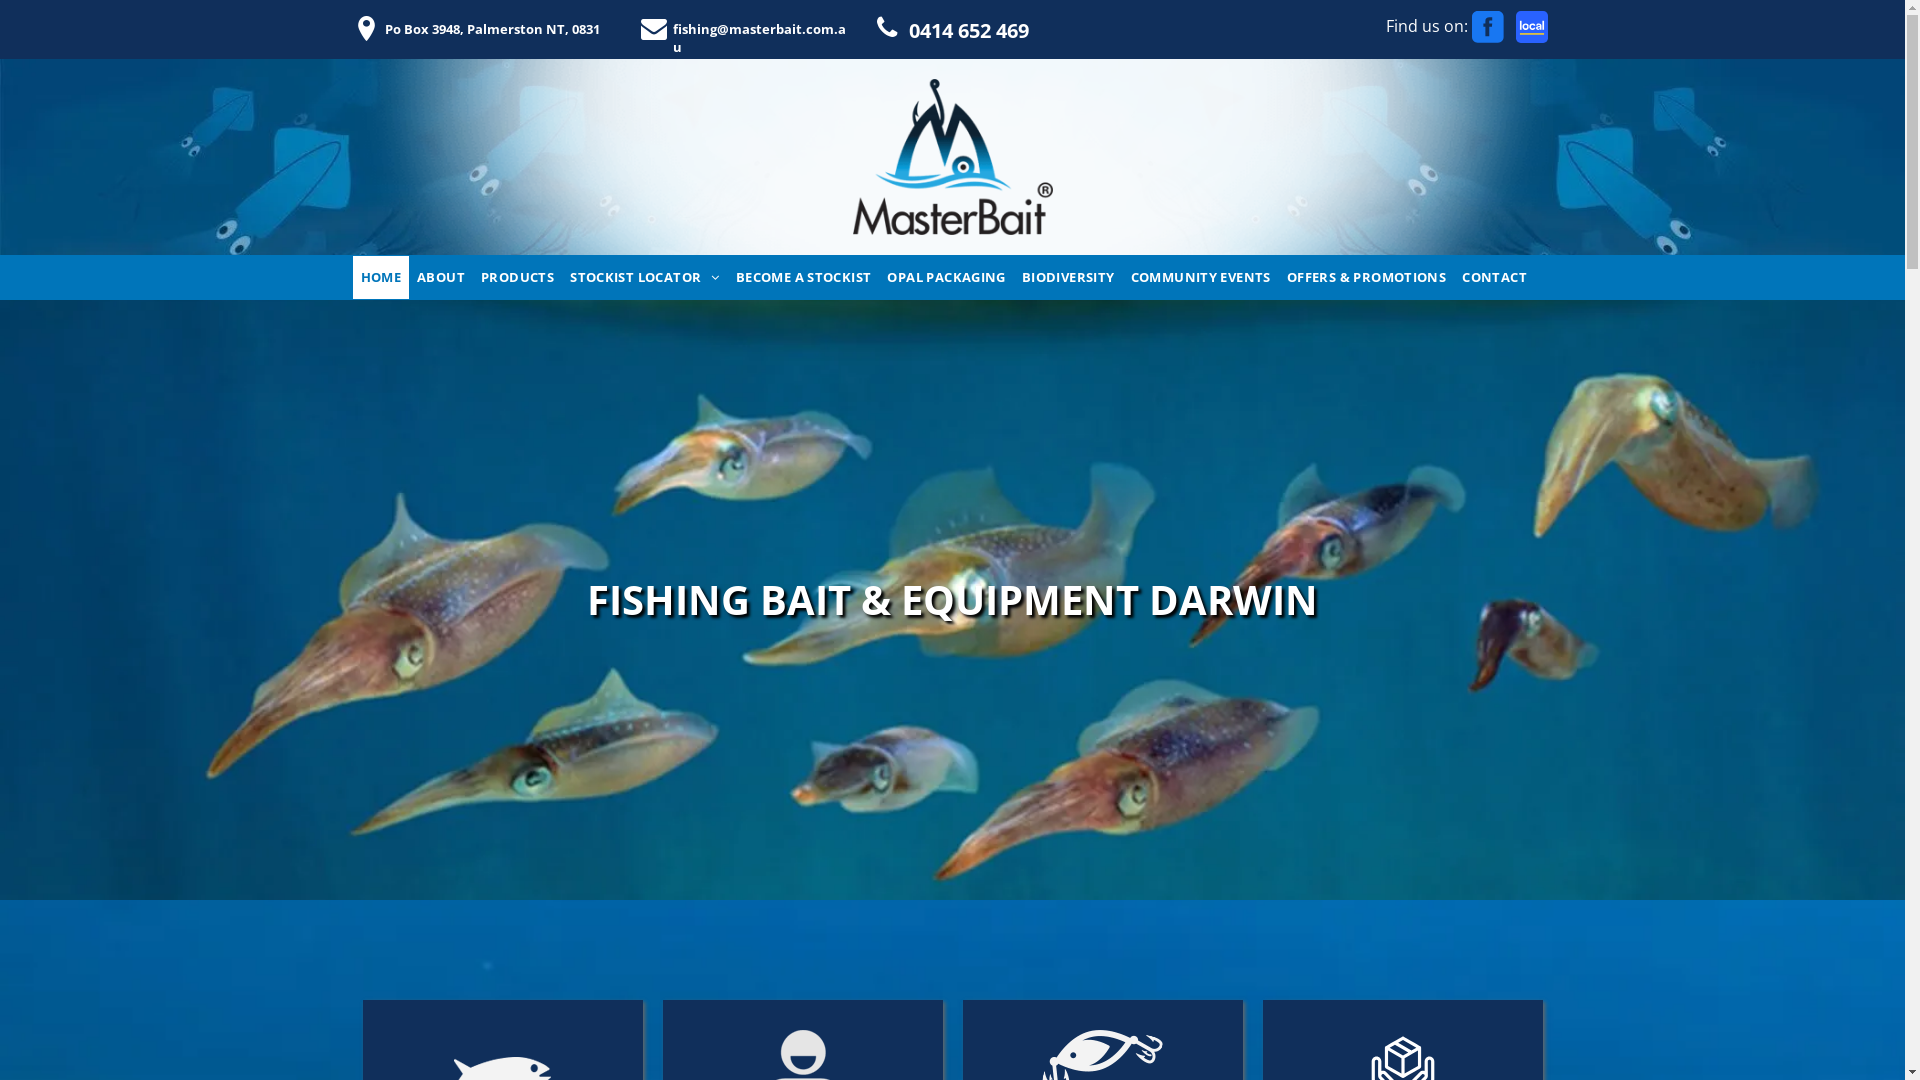 Image resolution: width=1920 pixels, height=1080 pixels. I want to click on 'www.localsearch.com.au', so click(1530, 27).